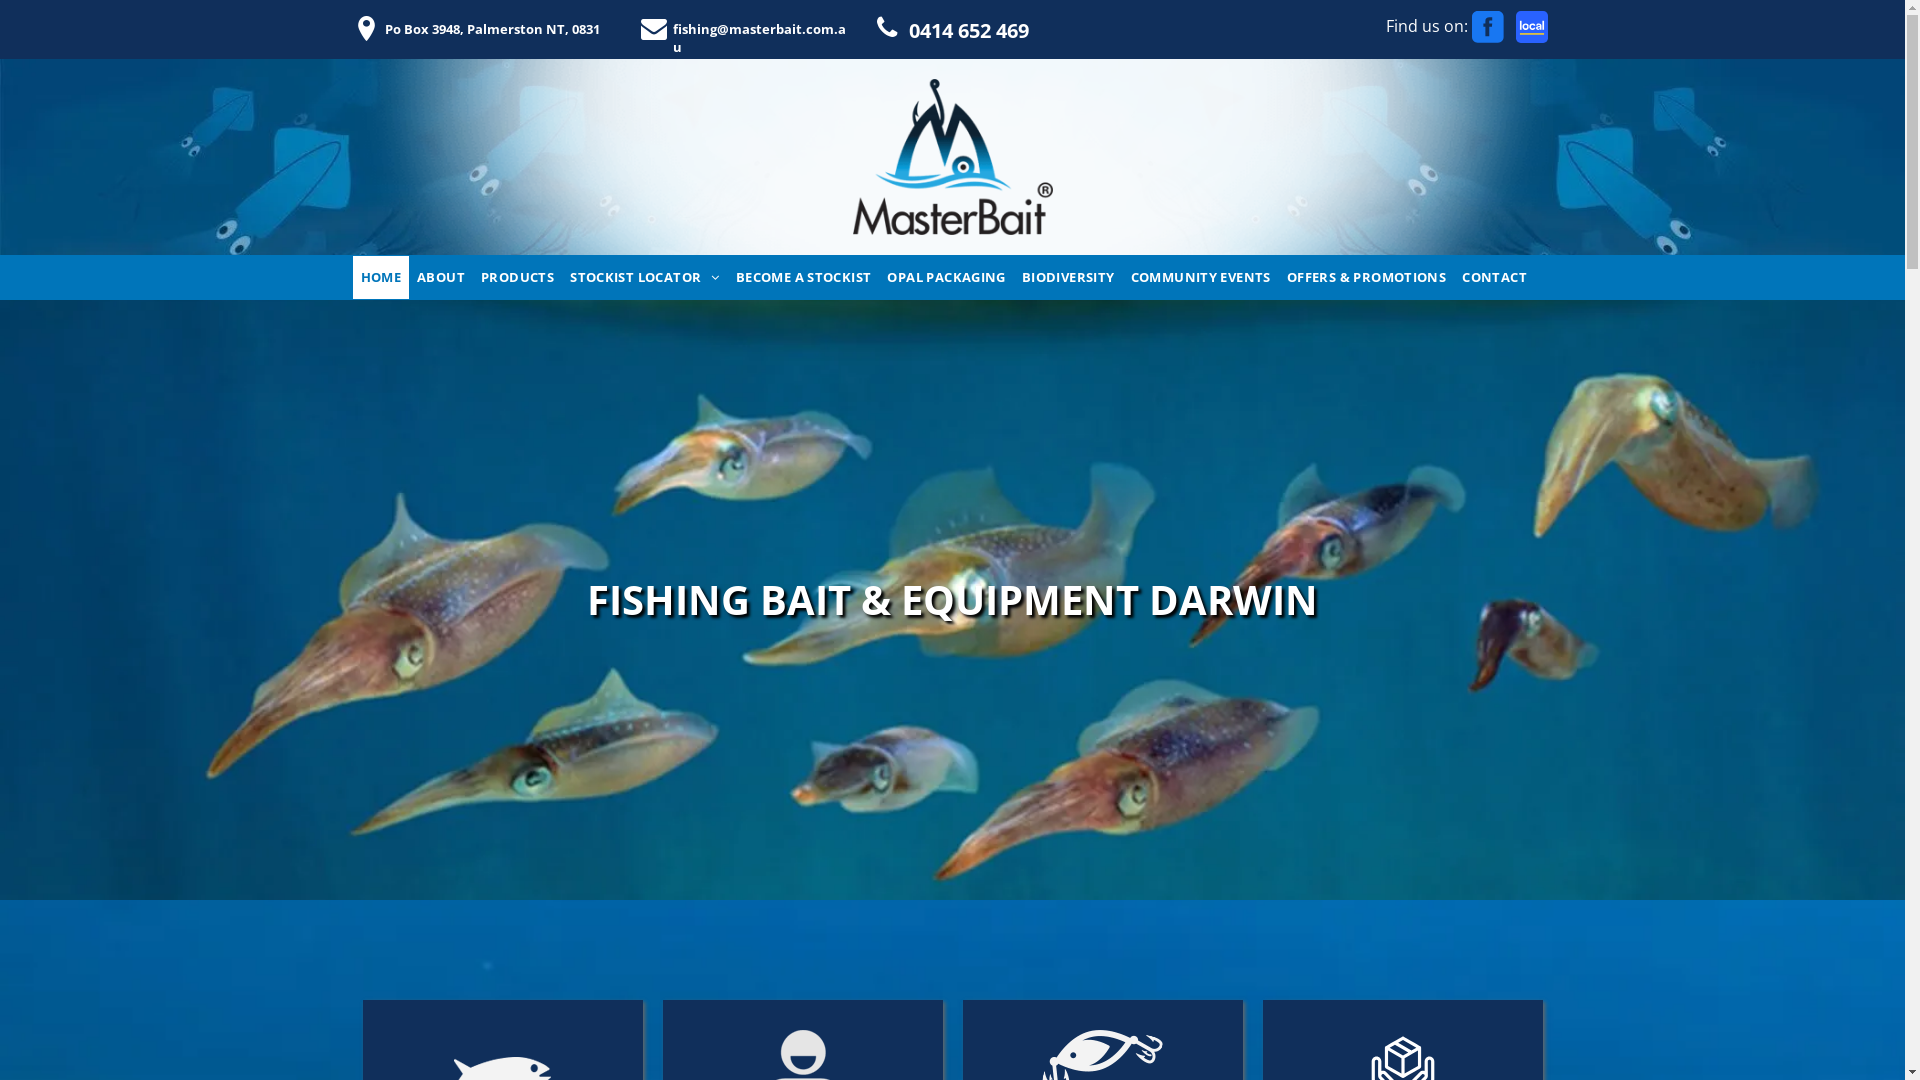 Image resolution: width=1920 pixels, height=1080 pixels. I want to click on 'www.localsearch.com.au', so click(1530, 27).